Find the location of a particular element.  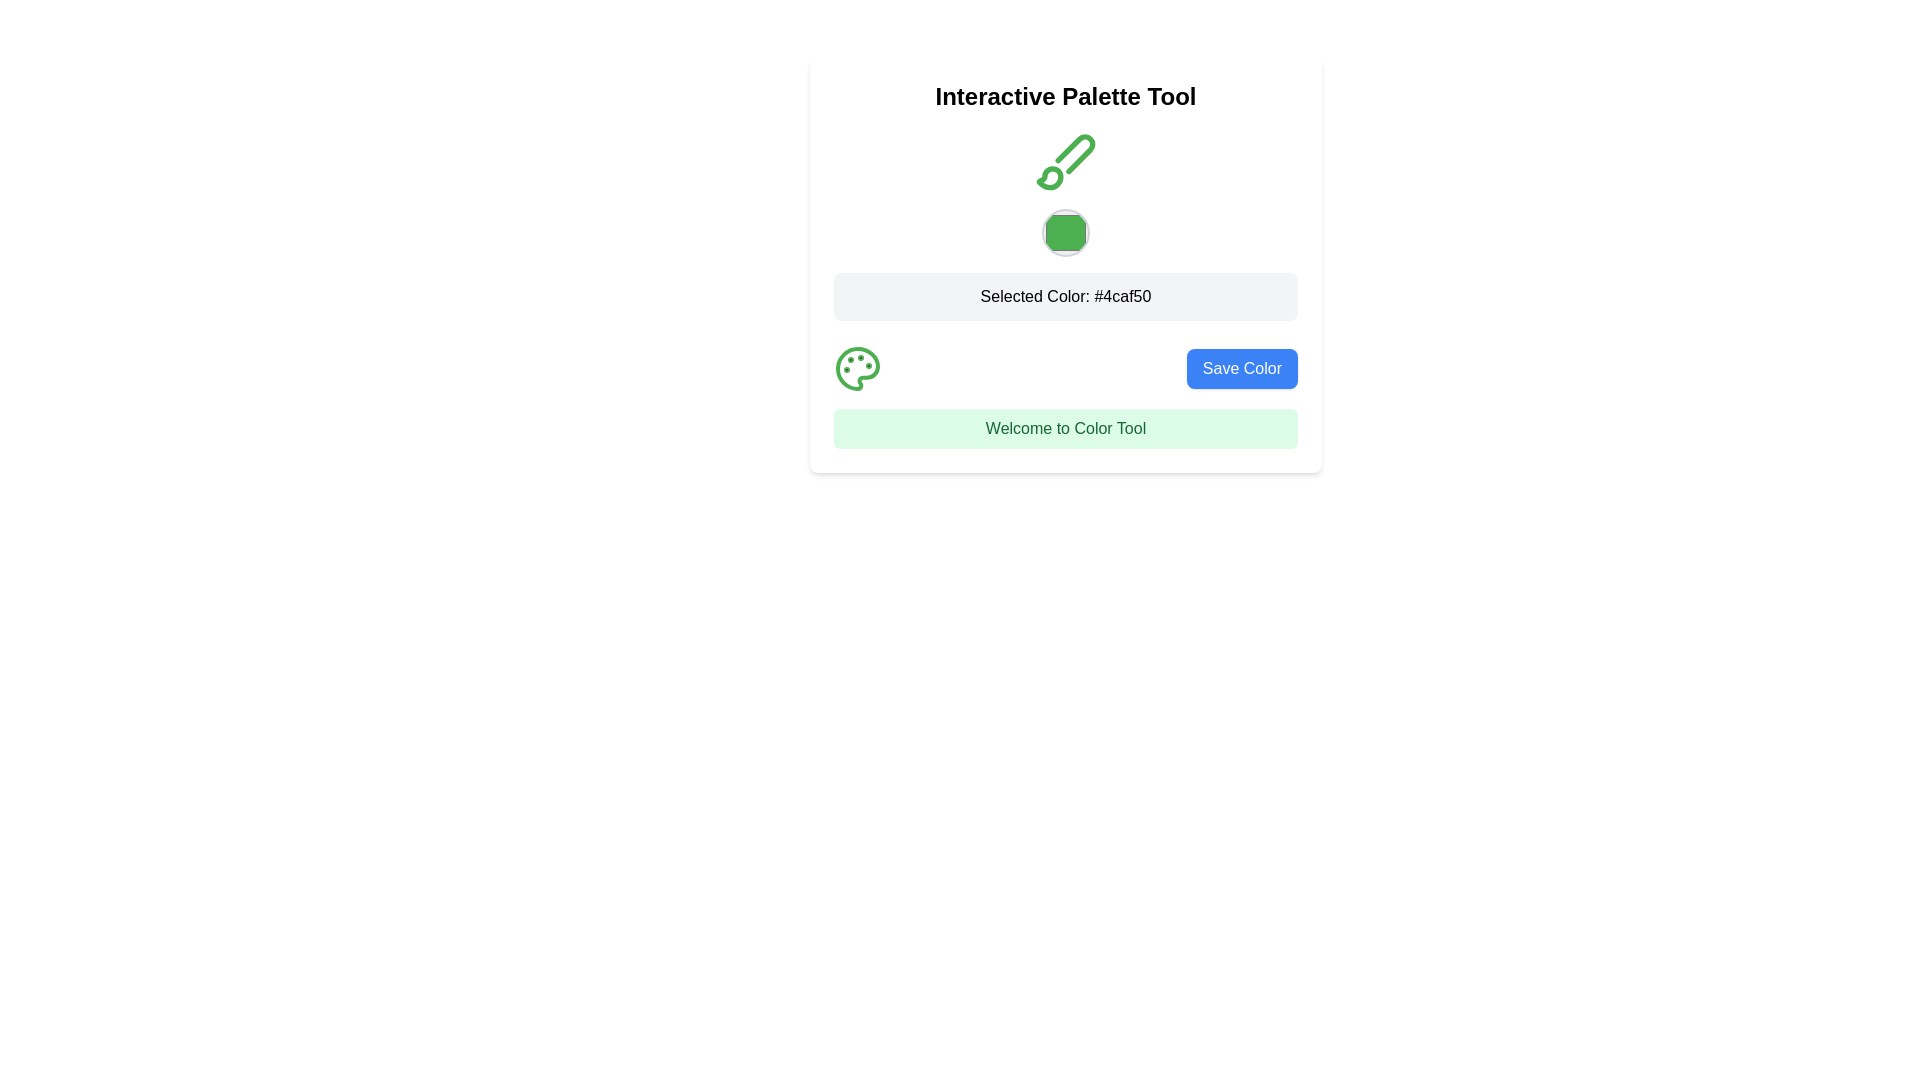

the color palette icon located to the left of the 'Save Color' button is located at coordinates (858, 369).